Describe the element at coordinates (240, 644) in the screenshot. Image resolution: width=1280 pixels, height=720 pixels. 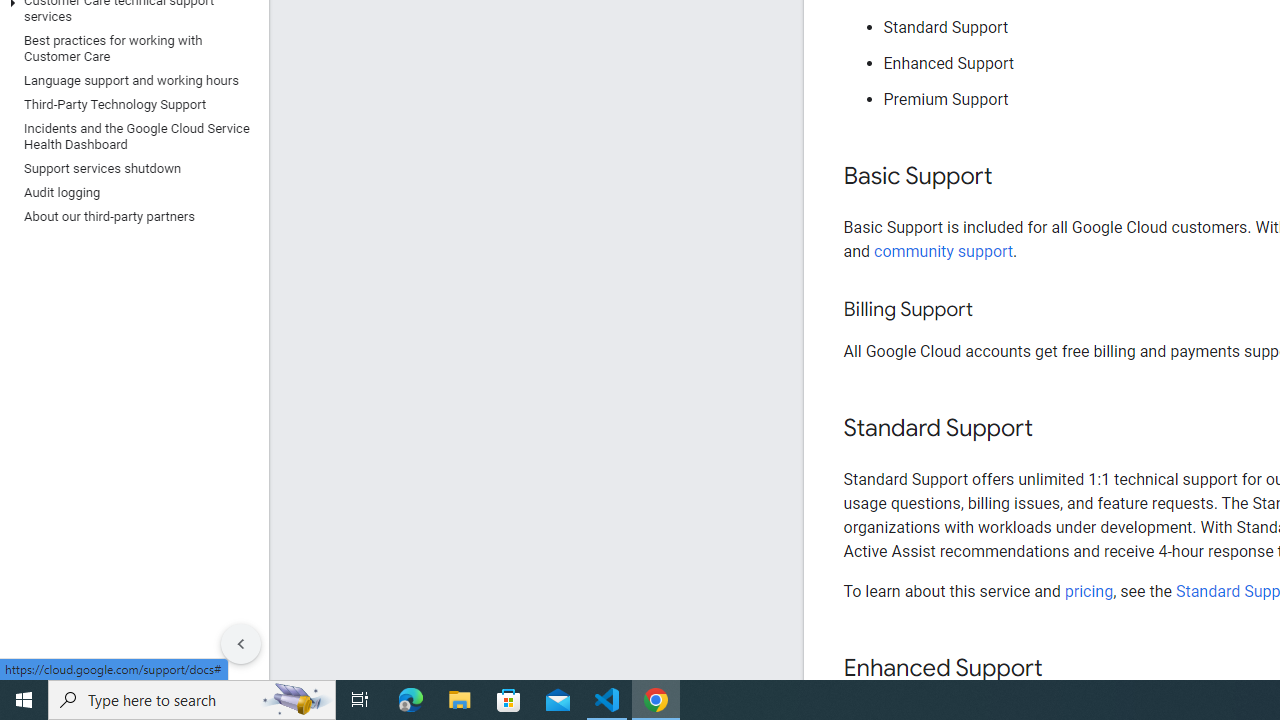
I see `'Hide side navigation'` at that location.